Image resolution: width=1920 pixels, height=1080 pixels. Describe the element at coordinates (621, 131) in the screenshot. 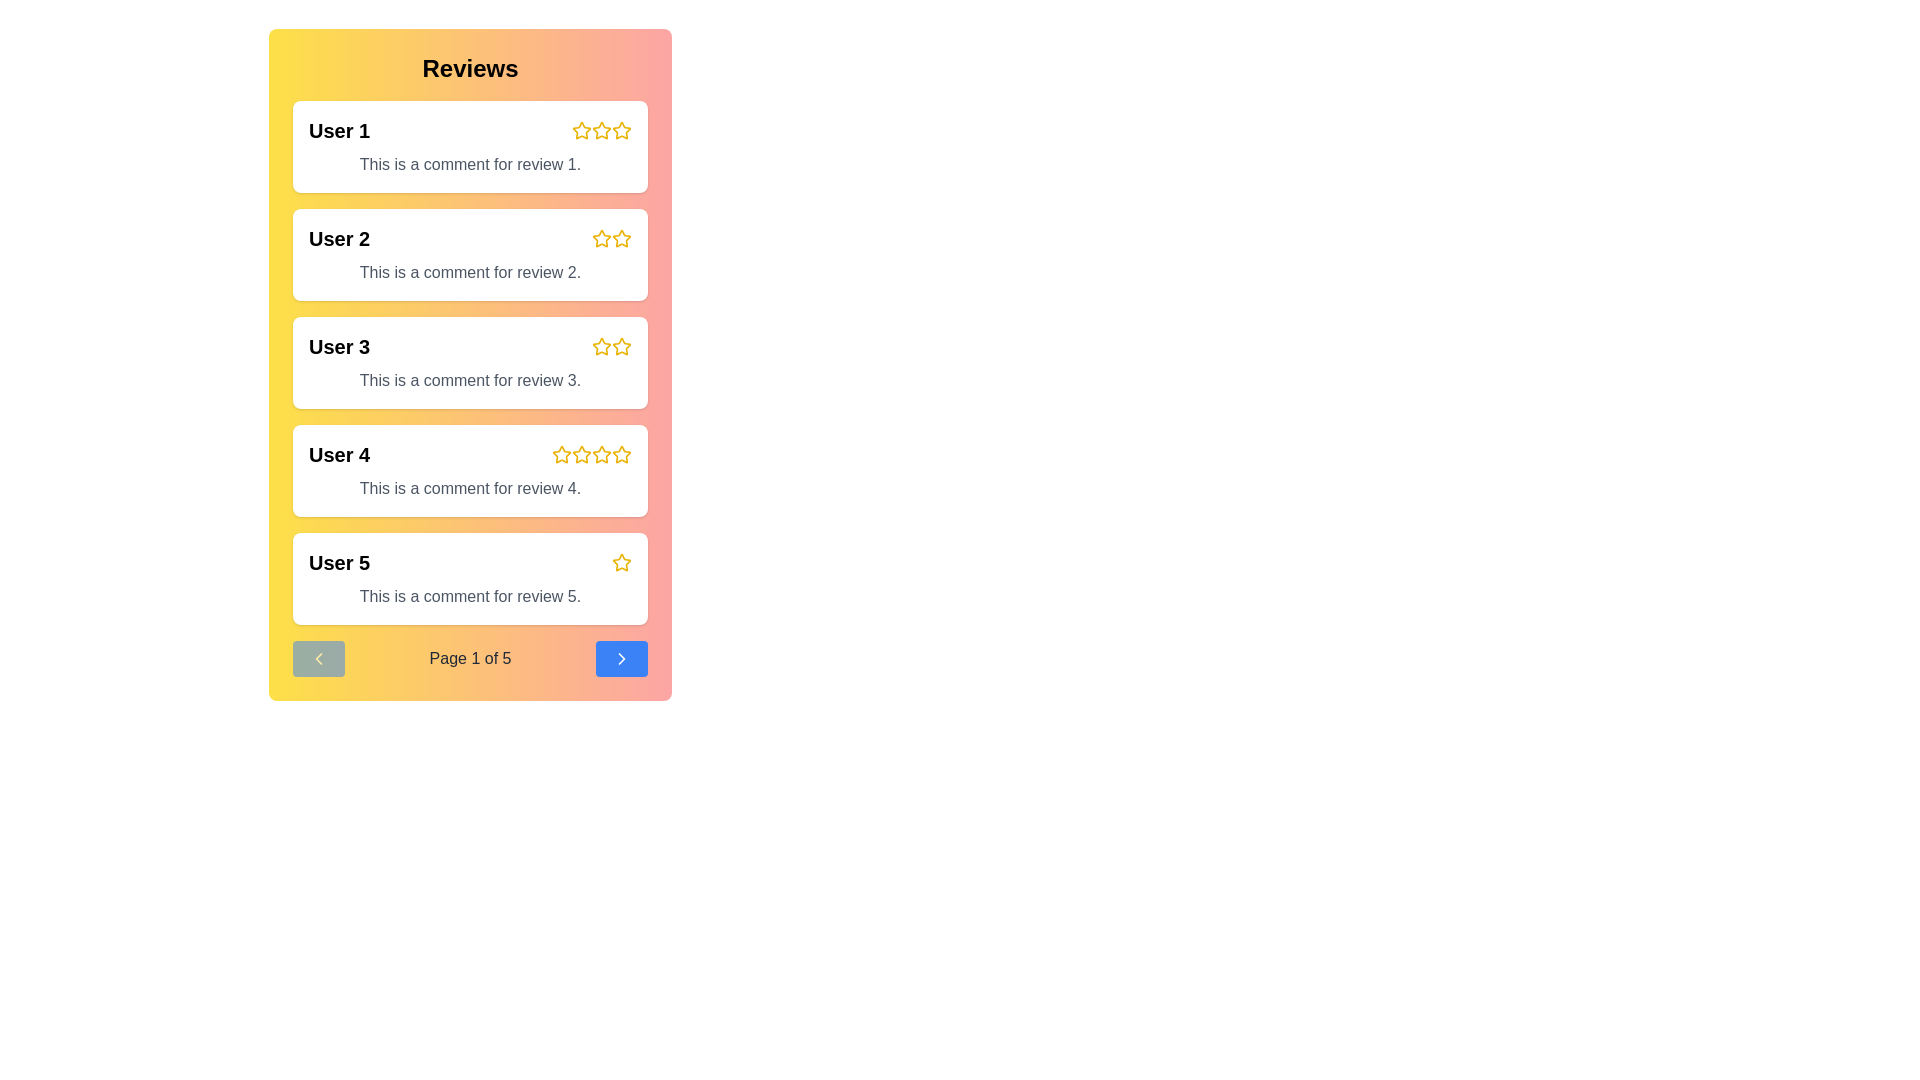

I see `the fifth yellow star in the rating system located in the first review panel labeled 'User 1'` at that location.